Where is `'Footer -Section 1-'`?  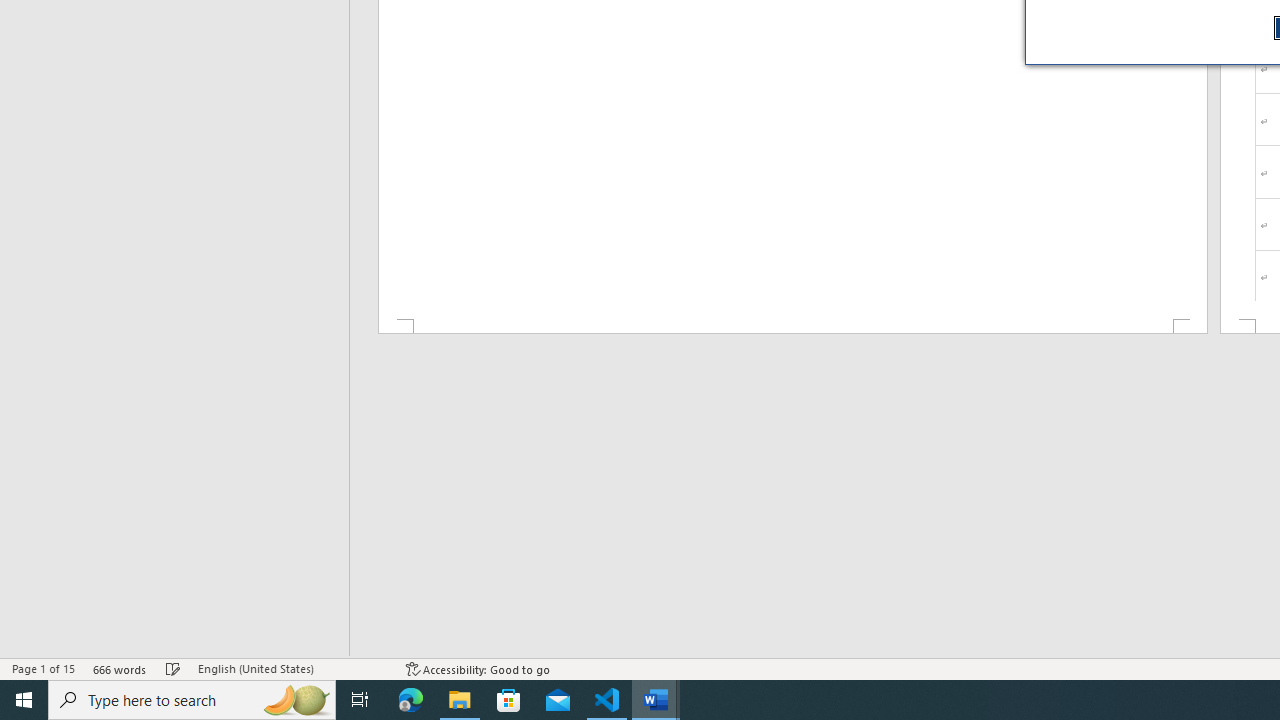
'Footer -Section 1-' is located at coordinates (791, 325).